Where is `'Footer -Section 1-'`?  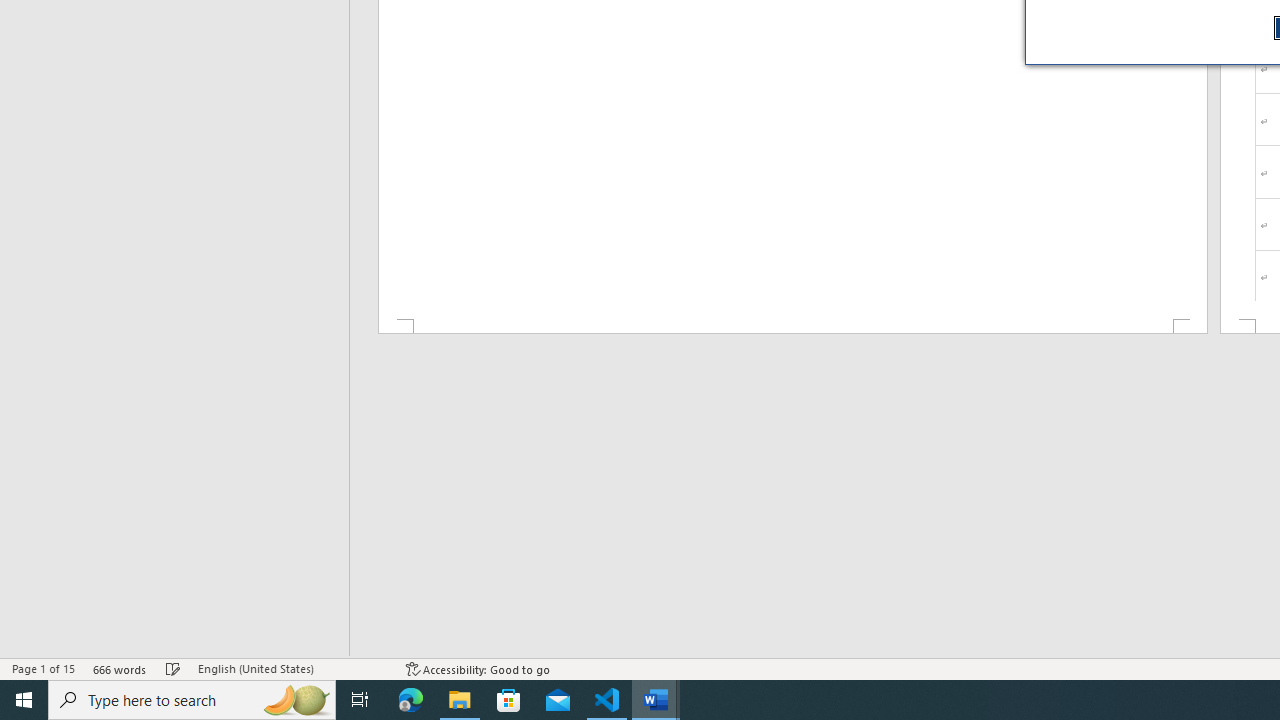
'Footer -Section 1-' is located at coordinates (791, 325).